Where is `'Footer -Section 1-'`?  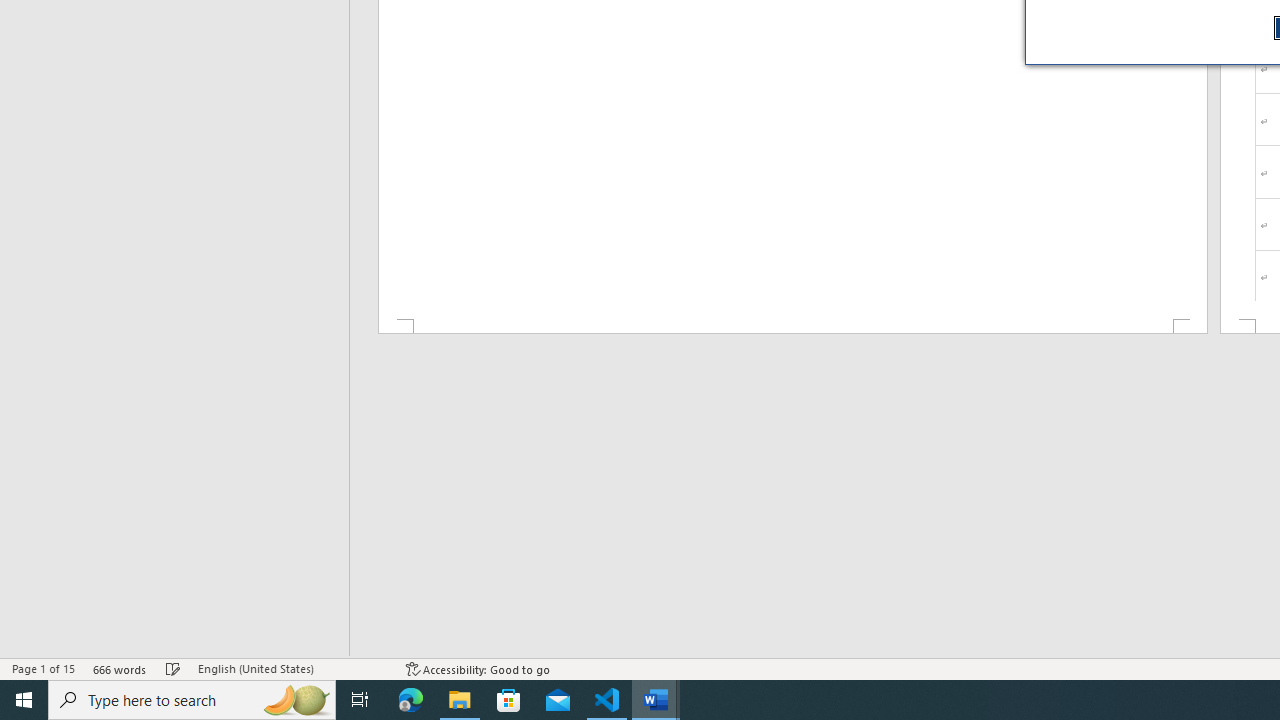
'Footer -Section 1-' is located at coordinates (791, 325).